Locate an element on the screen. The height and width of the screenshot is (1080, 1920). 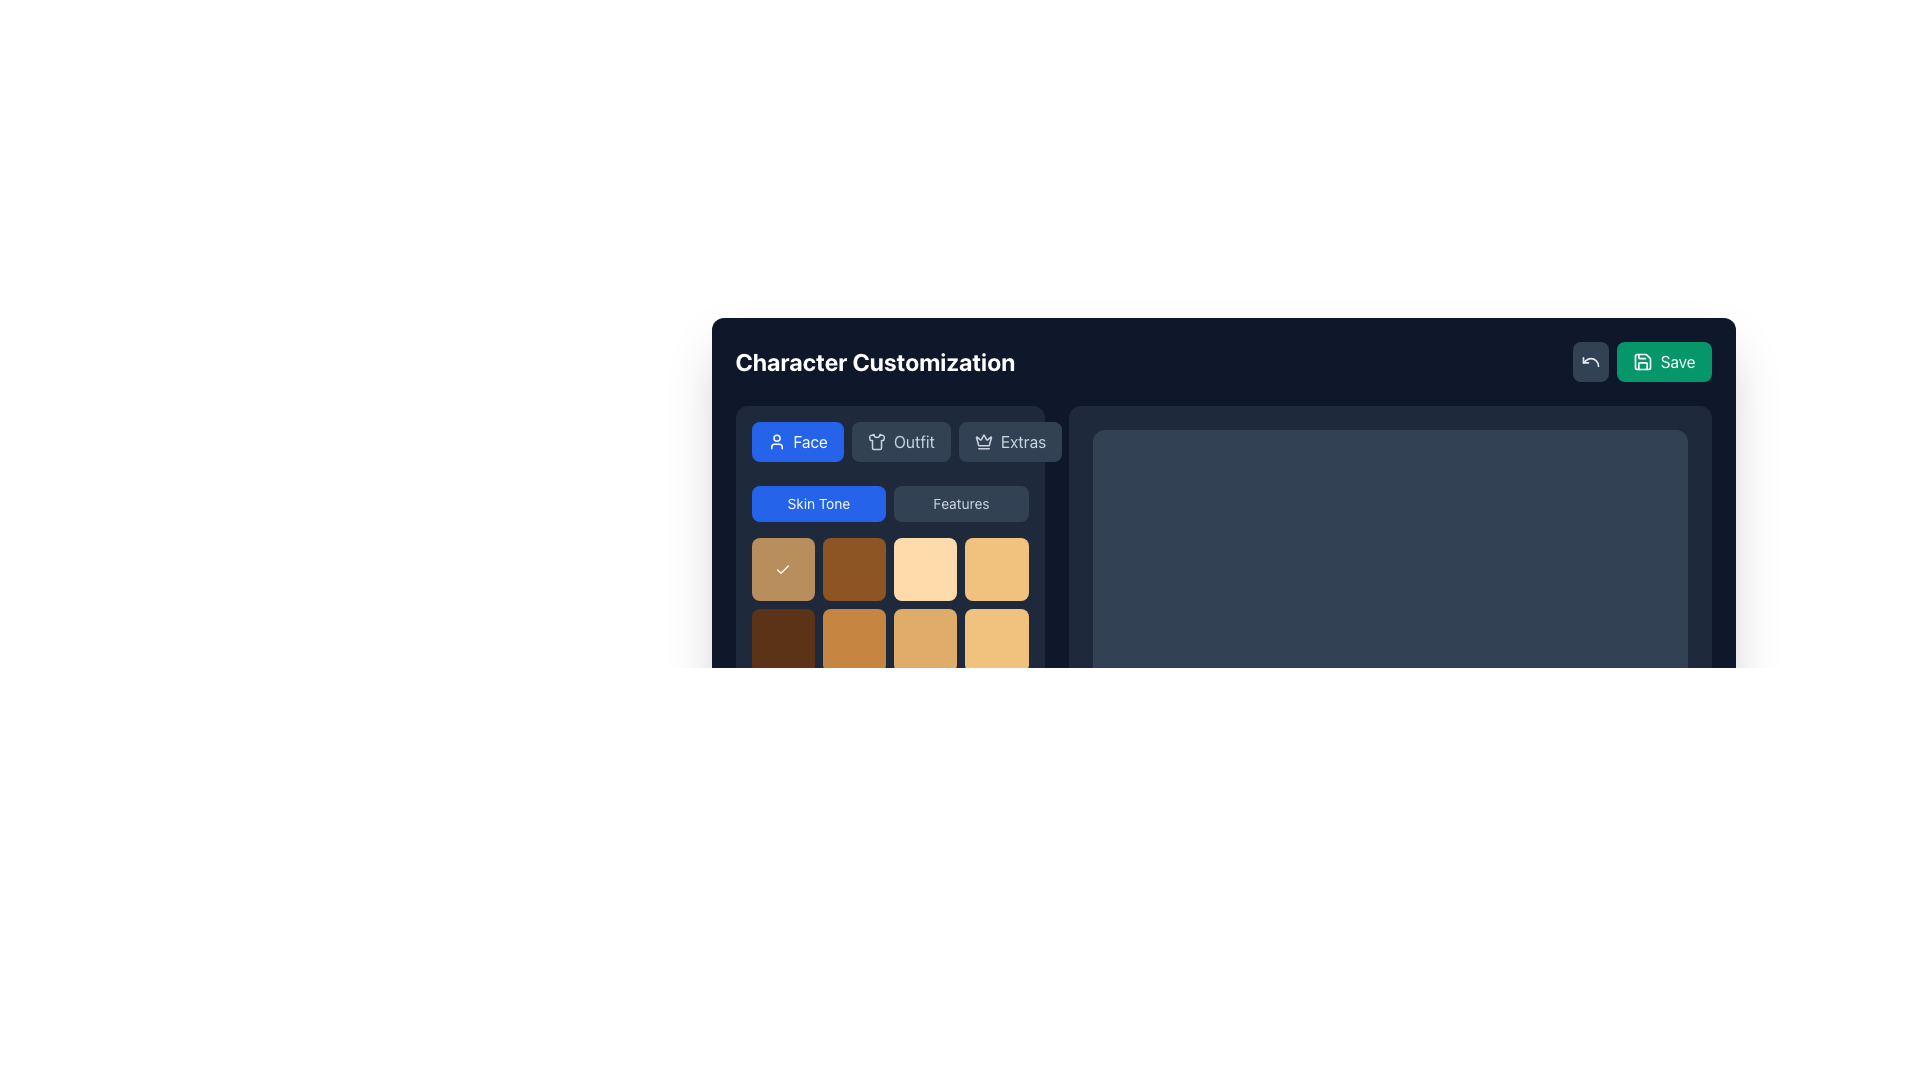
the fourth selectable option in the top row of the grid is located at coordinates (997, 569).